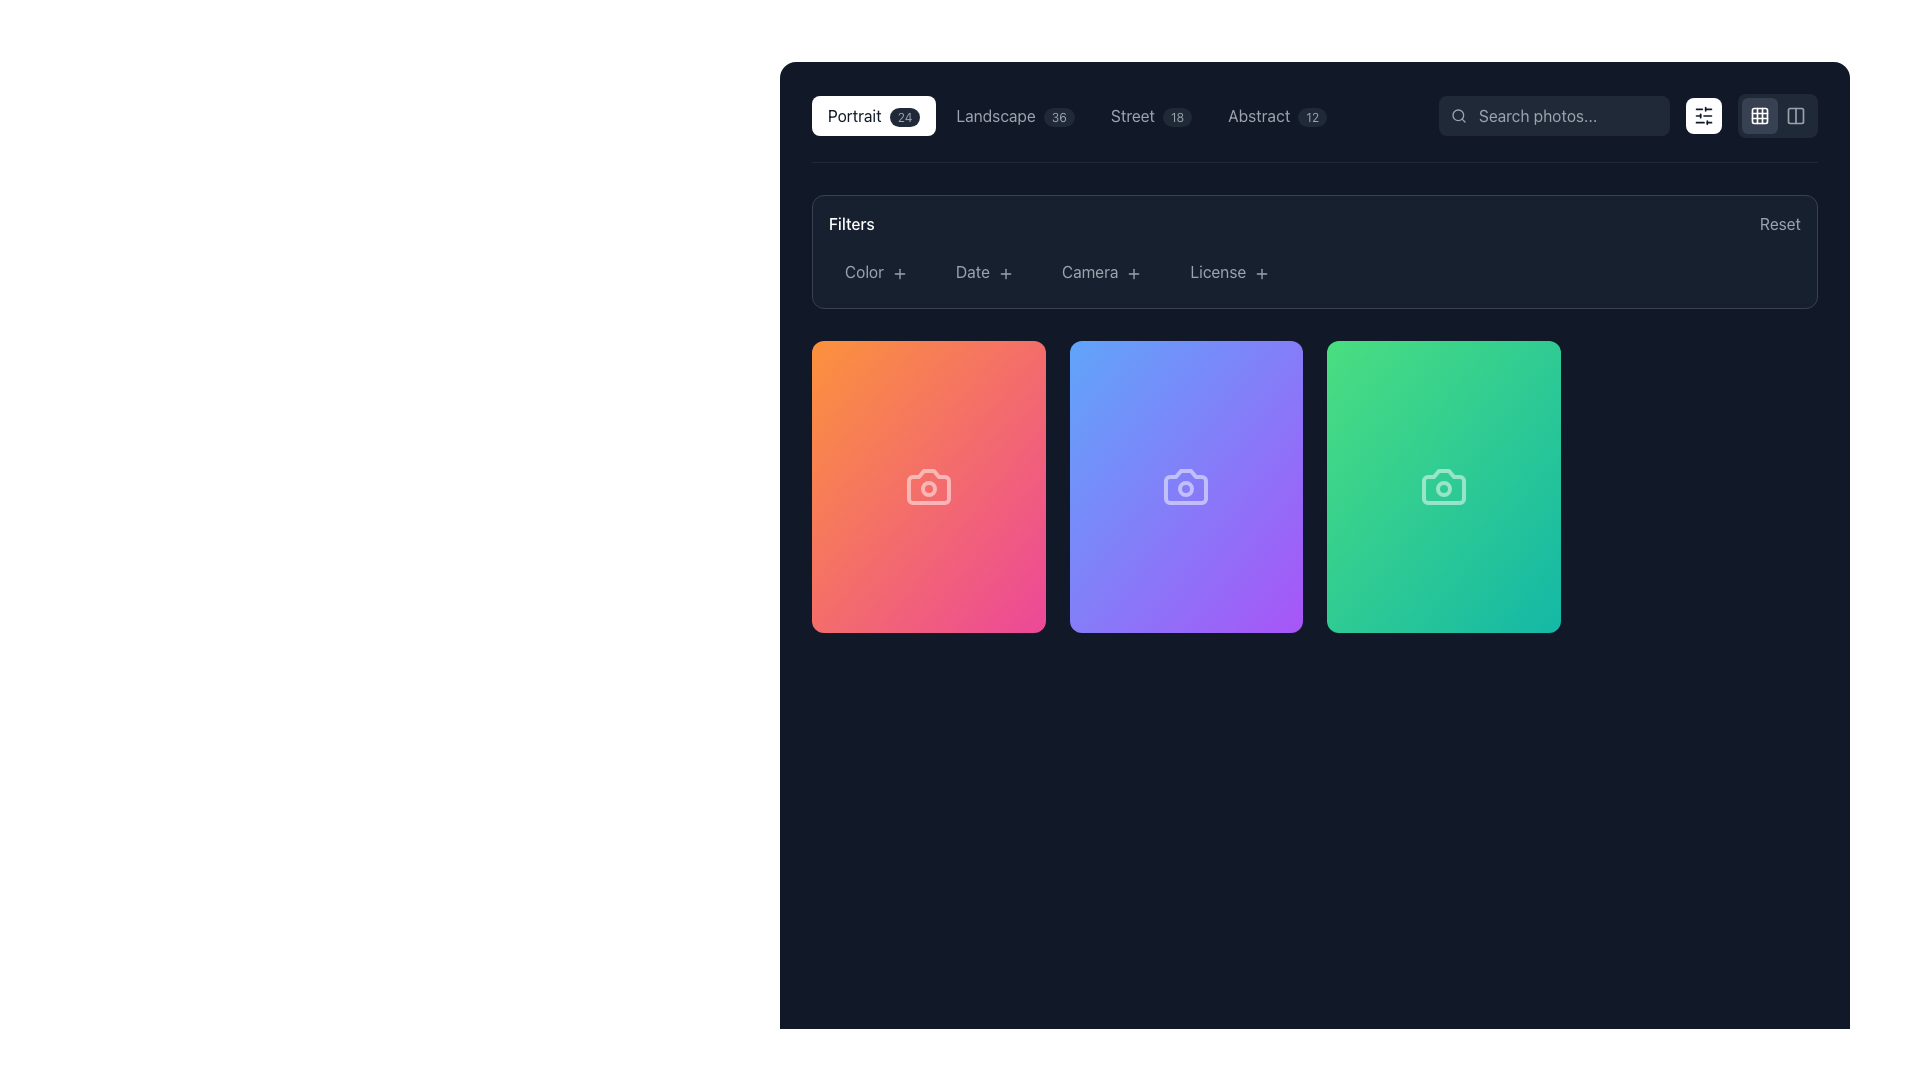  Describe the element at coordinates (1177, 117) in the screenshot. I see `the small pill-shaped label or badge with a dark gray background and light gray text reading '18', located to the right of the word 'Street' in the horizontal toolbar at the top of the interface` at that location.